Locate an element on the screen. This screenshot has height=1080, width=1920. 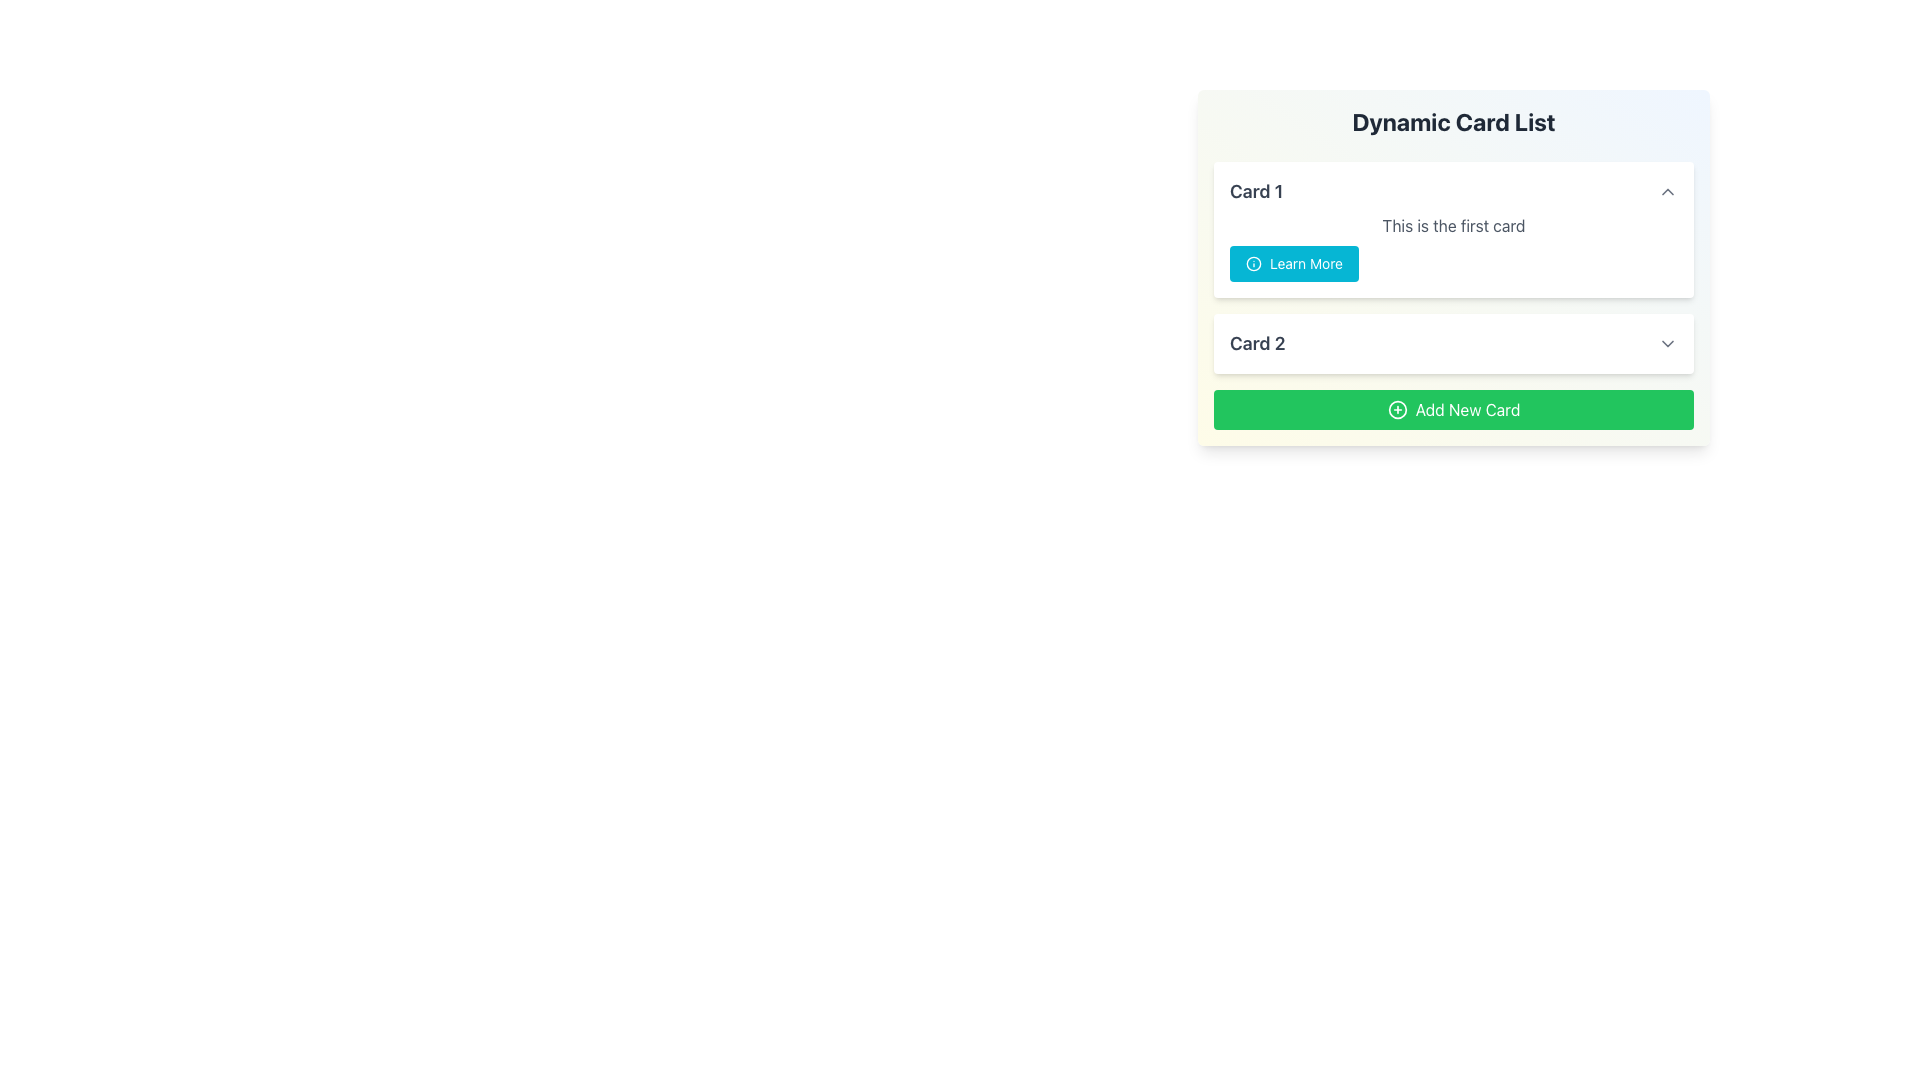
the 'Add New Card' icon located to the left of the text label 'Add New Card' at the bottom of the interface is located at coordinates (1396, 408).